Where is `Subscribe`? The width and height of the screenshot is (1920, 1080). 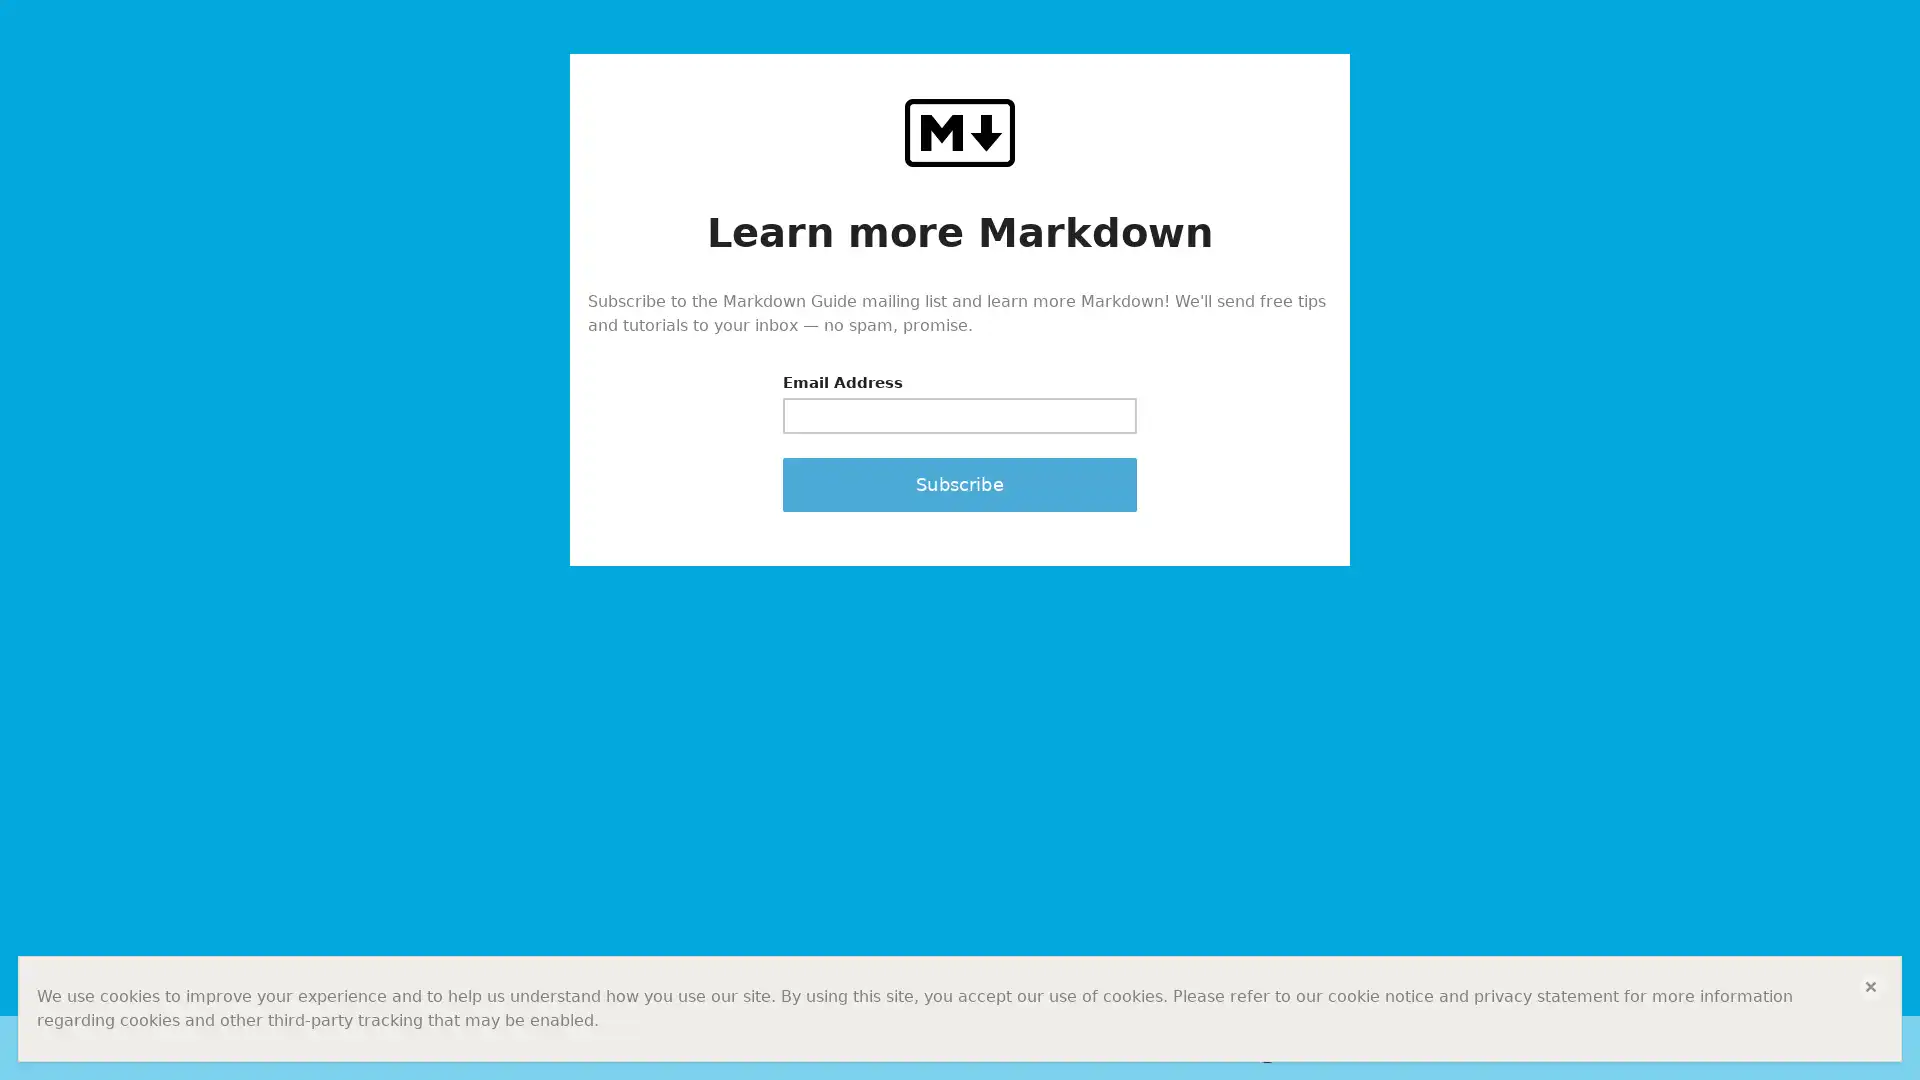 Subscribe is located at coordinates (960, 483).